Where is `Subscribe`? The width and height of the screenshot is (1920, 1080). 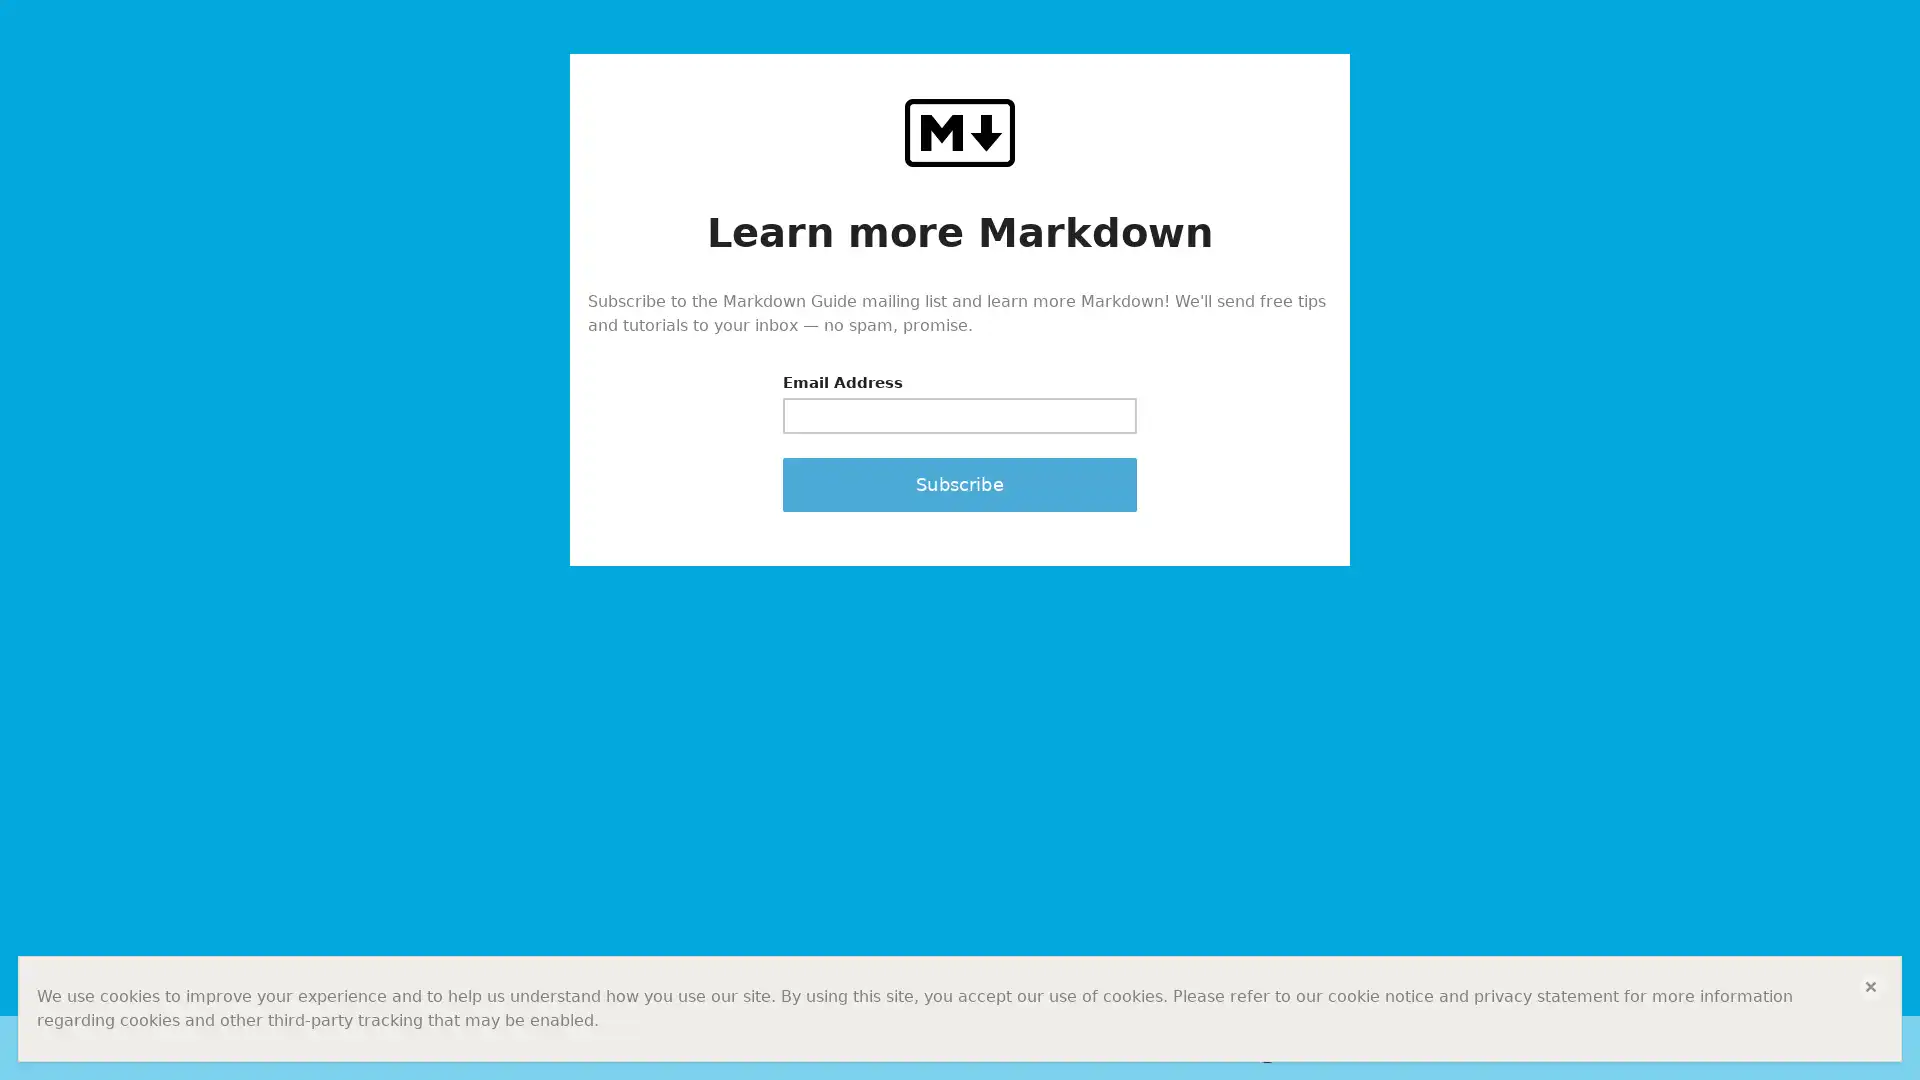 Subscribe is located at coordinates (960, 483).